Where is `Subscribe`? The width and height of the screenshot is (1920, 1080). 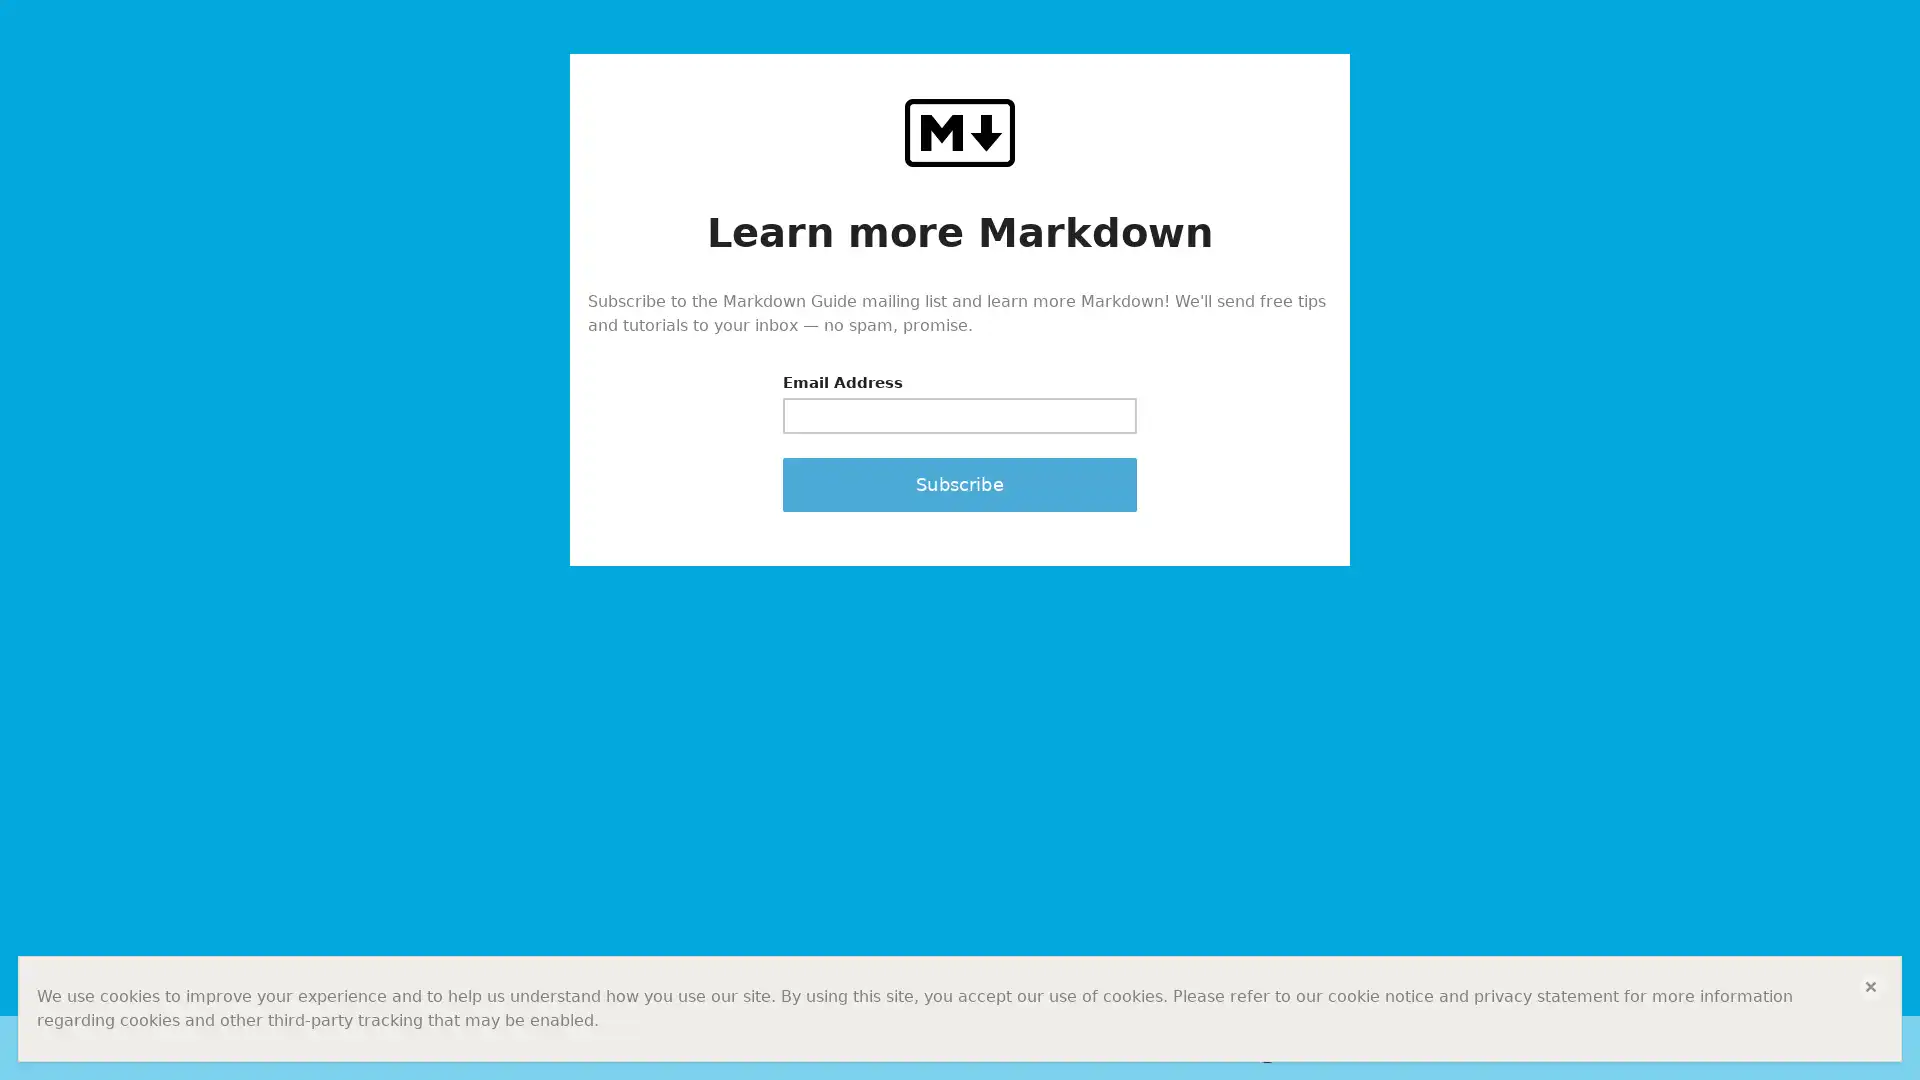 Subscribe is located at coordinates (960, 483).